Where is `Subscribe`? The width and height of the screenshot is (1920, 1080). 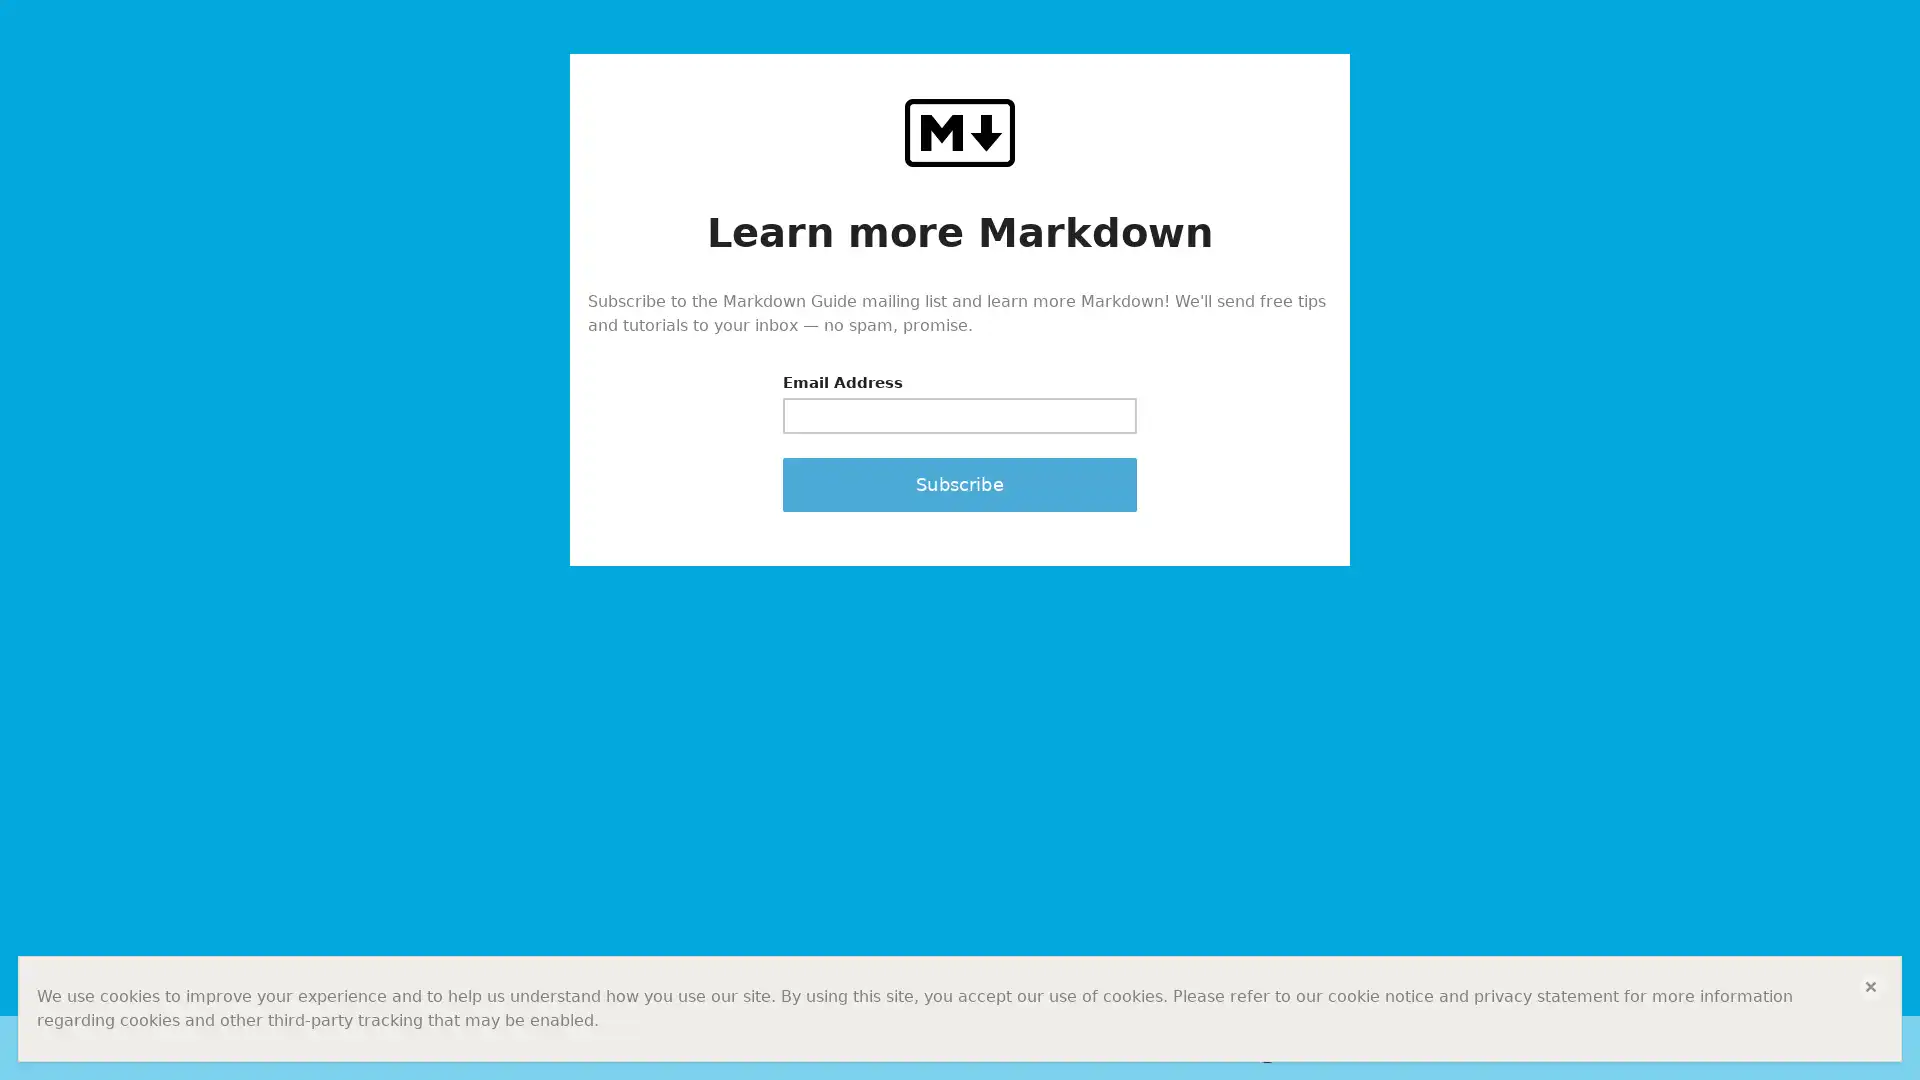 Subscribe is located at coordinates (960, 483).